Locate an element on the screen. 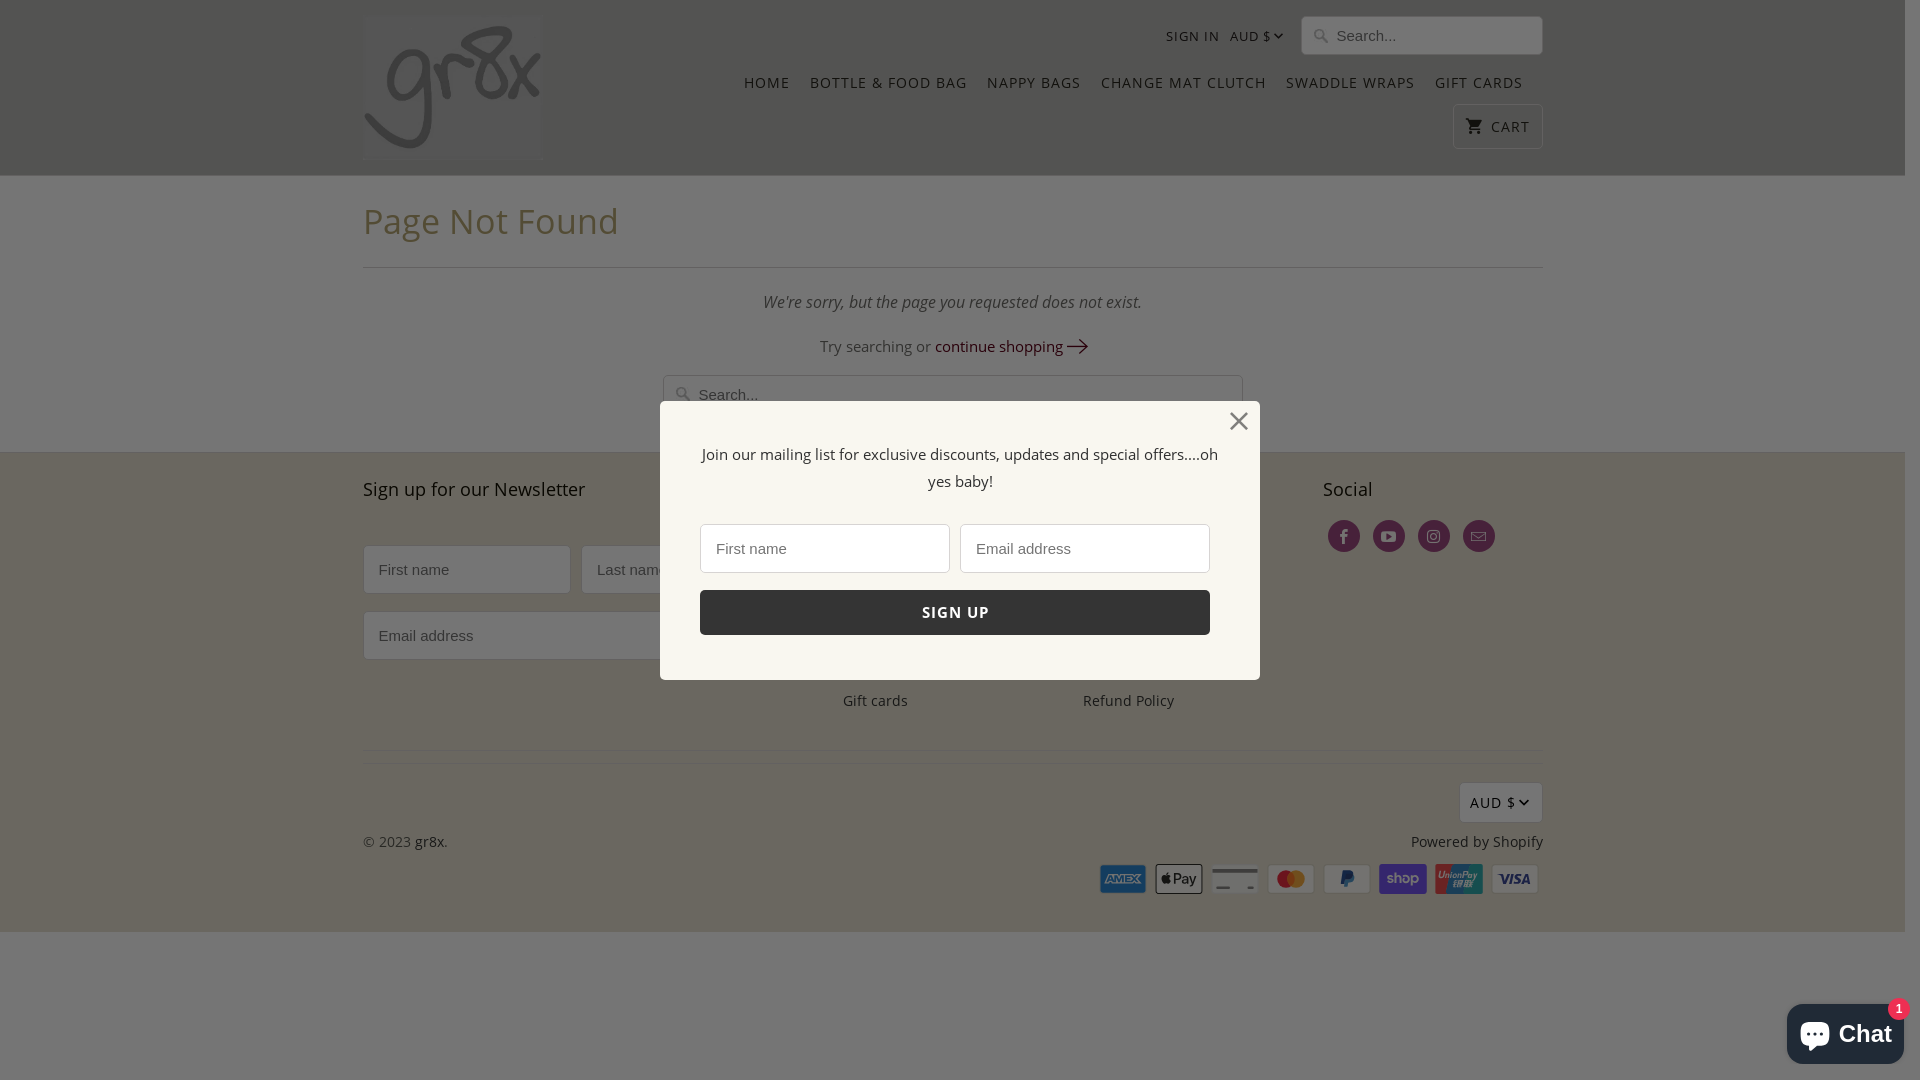 Image resolution: width=1920 pixels, height=1080 pixels. 'AUD $' is located at coordinates (1251, 37).